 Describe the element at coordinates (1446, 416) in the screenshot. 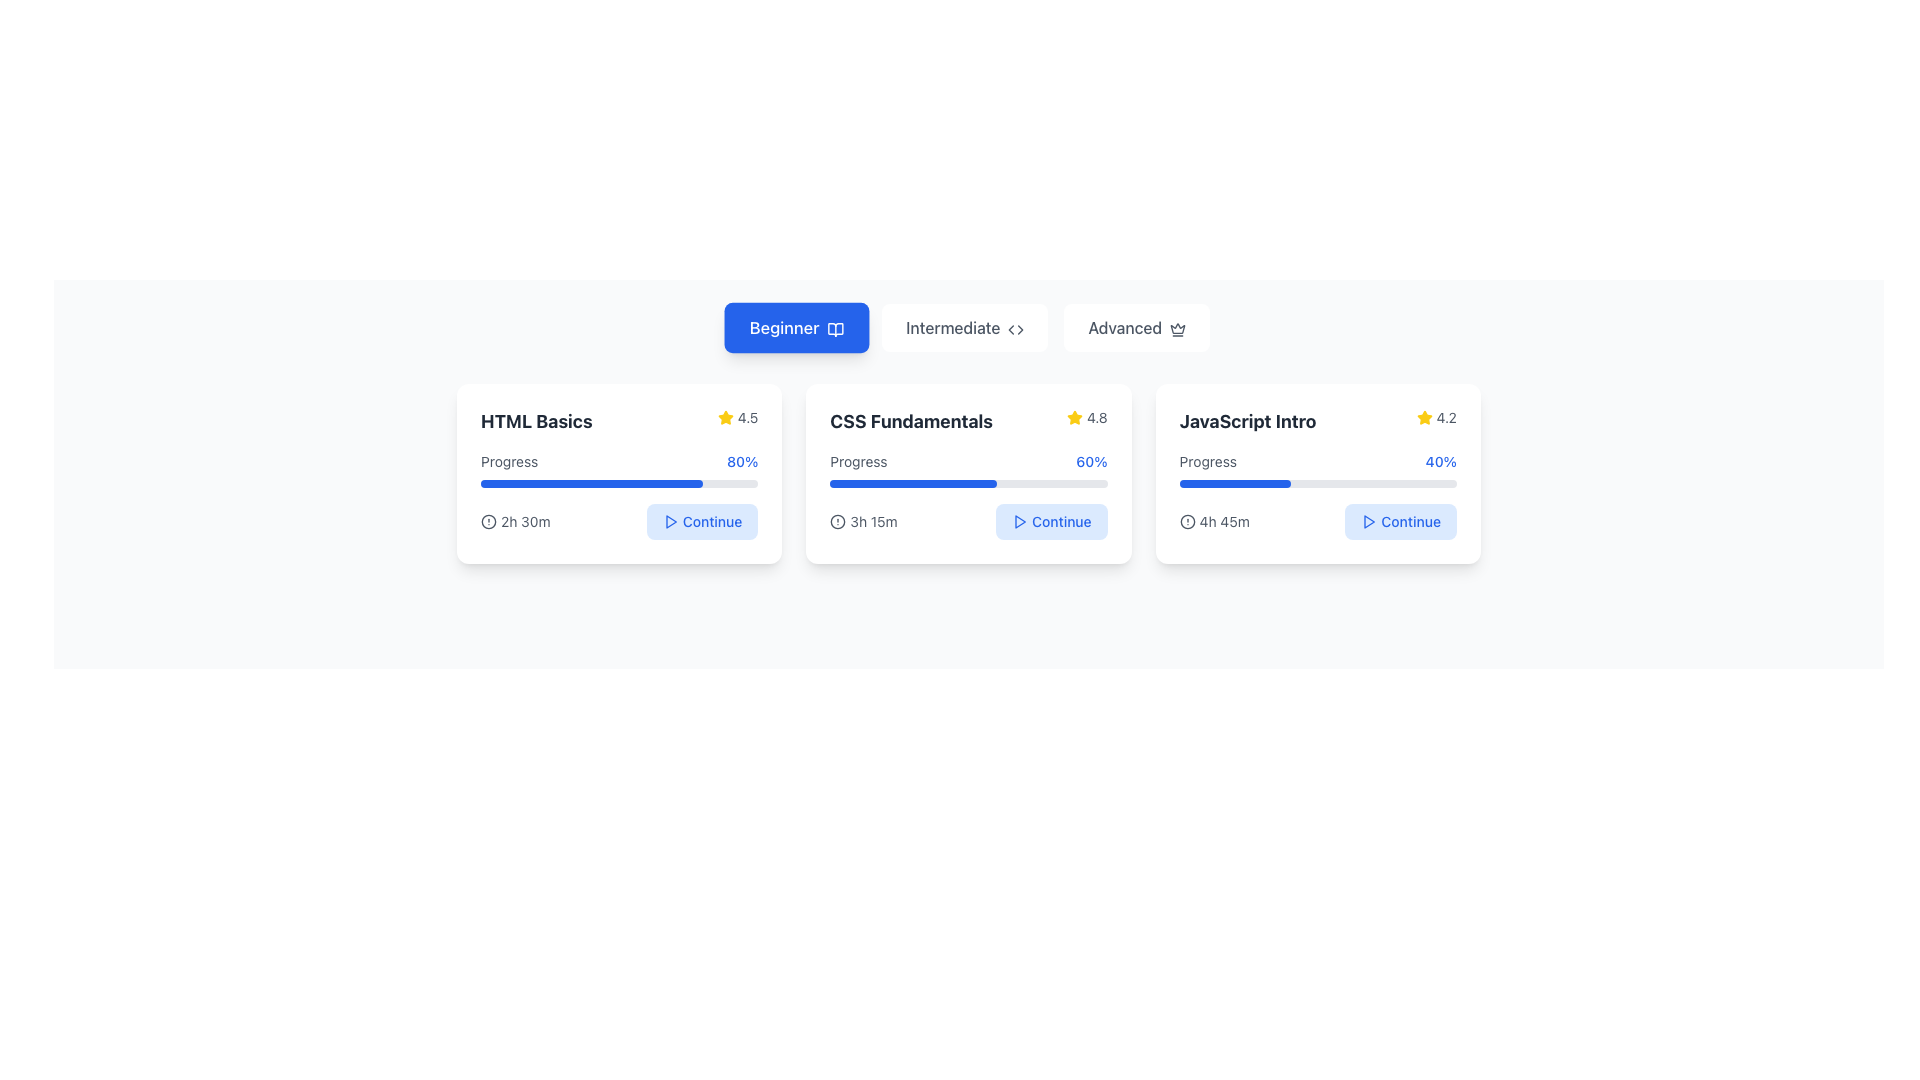

I see `value of the text label displaying '4.2', which is styled with a small font size in gray color and positioned adjacent to a yellow star icon in the JavaScript Intro course card` at that location.